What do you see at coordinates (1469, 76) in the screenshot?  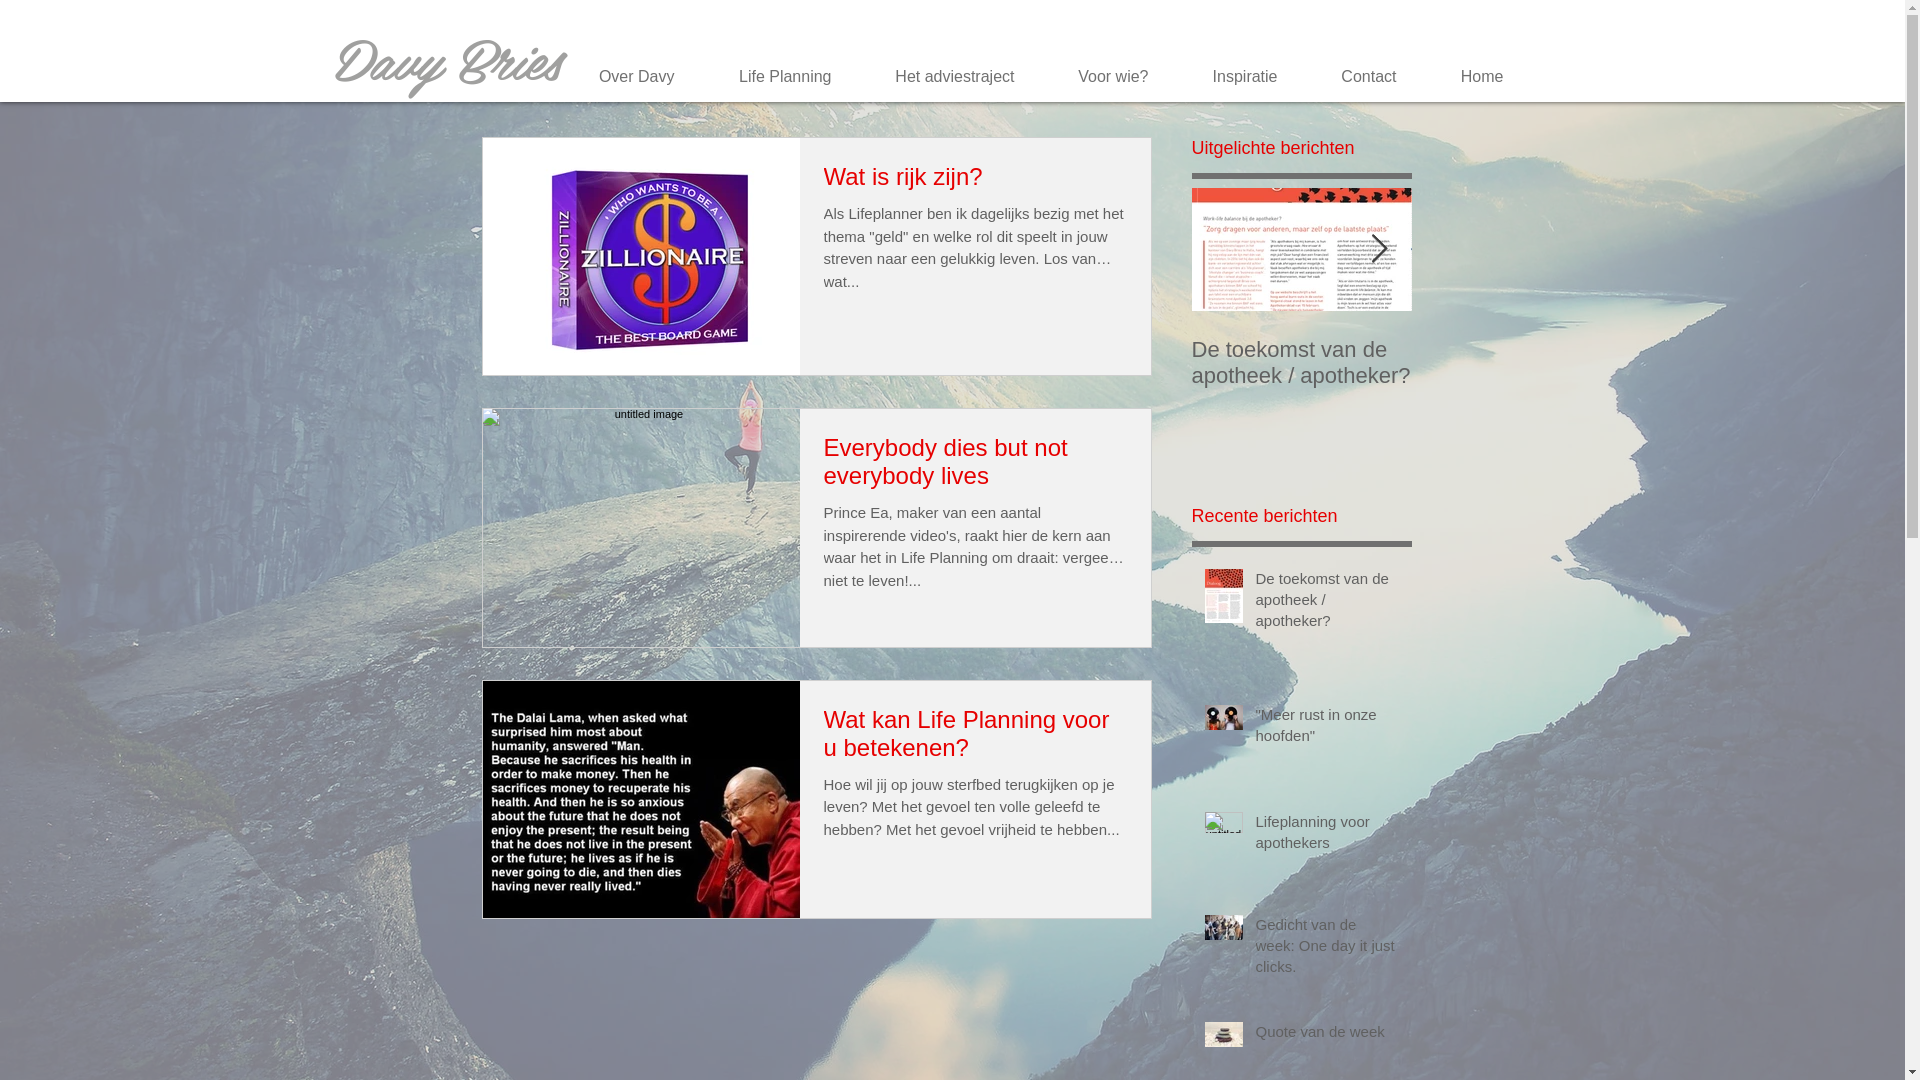 I see `'Home'` at bounding box center [1469, 76].